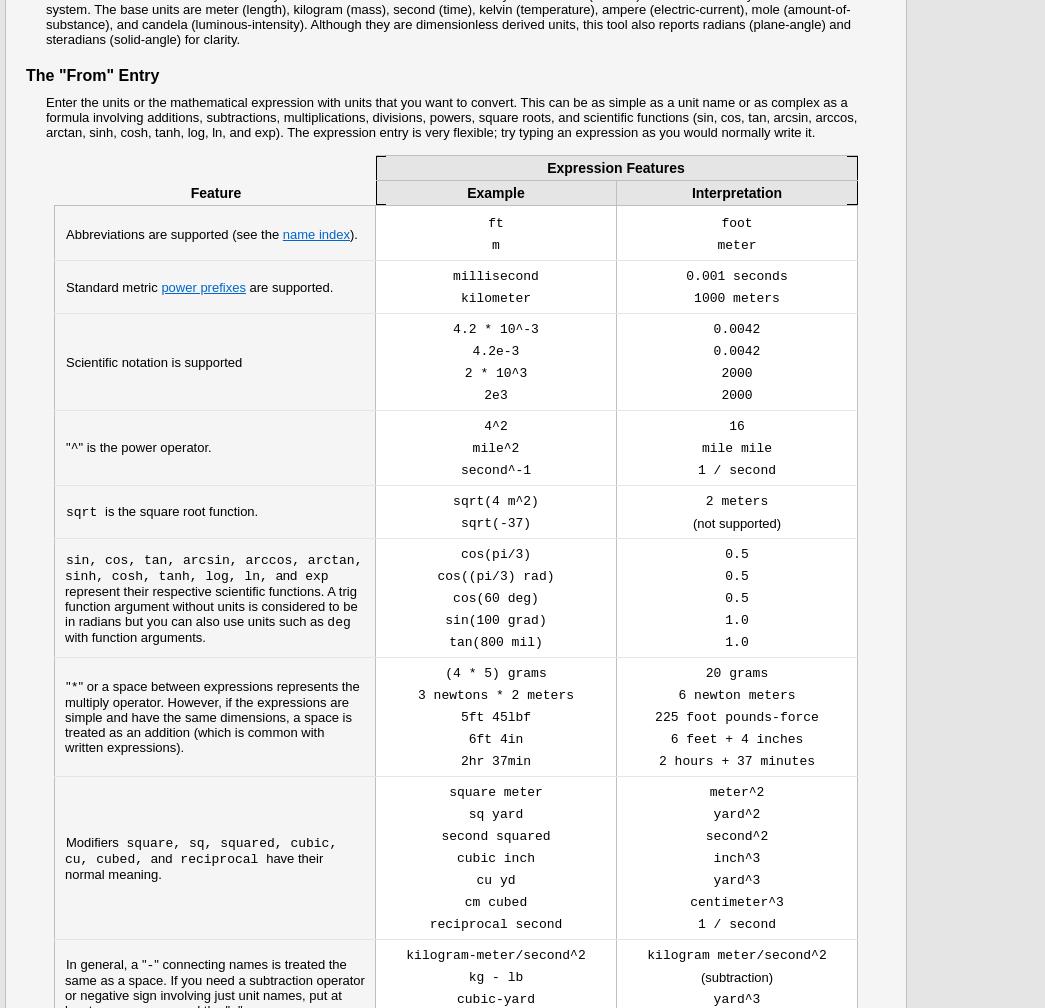 This screenshot has width=1045, height=1008. What do you see at coordinates (416, 695) in the screenshot?
I see `'3 newtons * 2 meters'` at bounding box center [416, 695].